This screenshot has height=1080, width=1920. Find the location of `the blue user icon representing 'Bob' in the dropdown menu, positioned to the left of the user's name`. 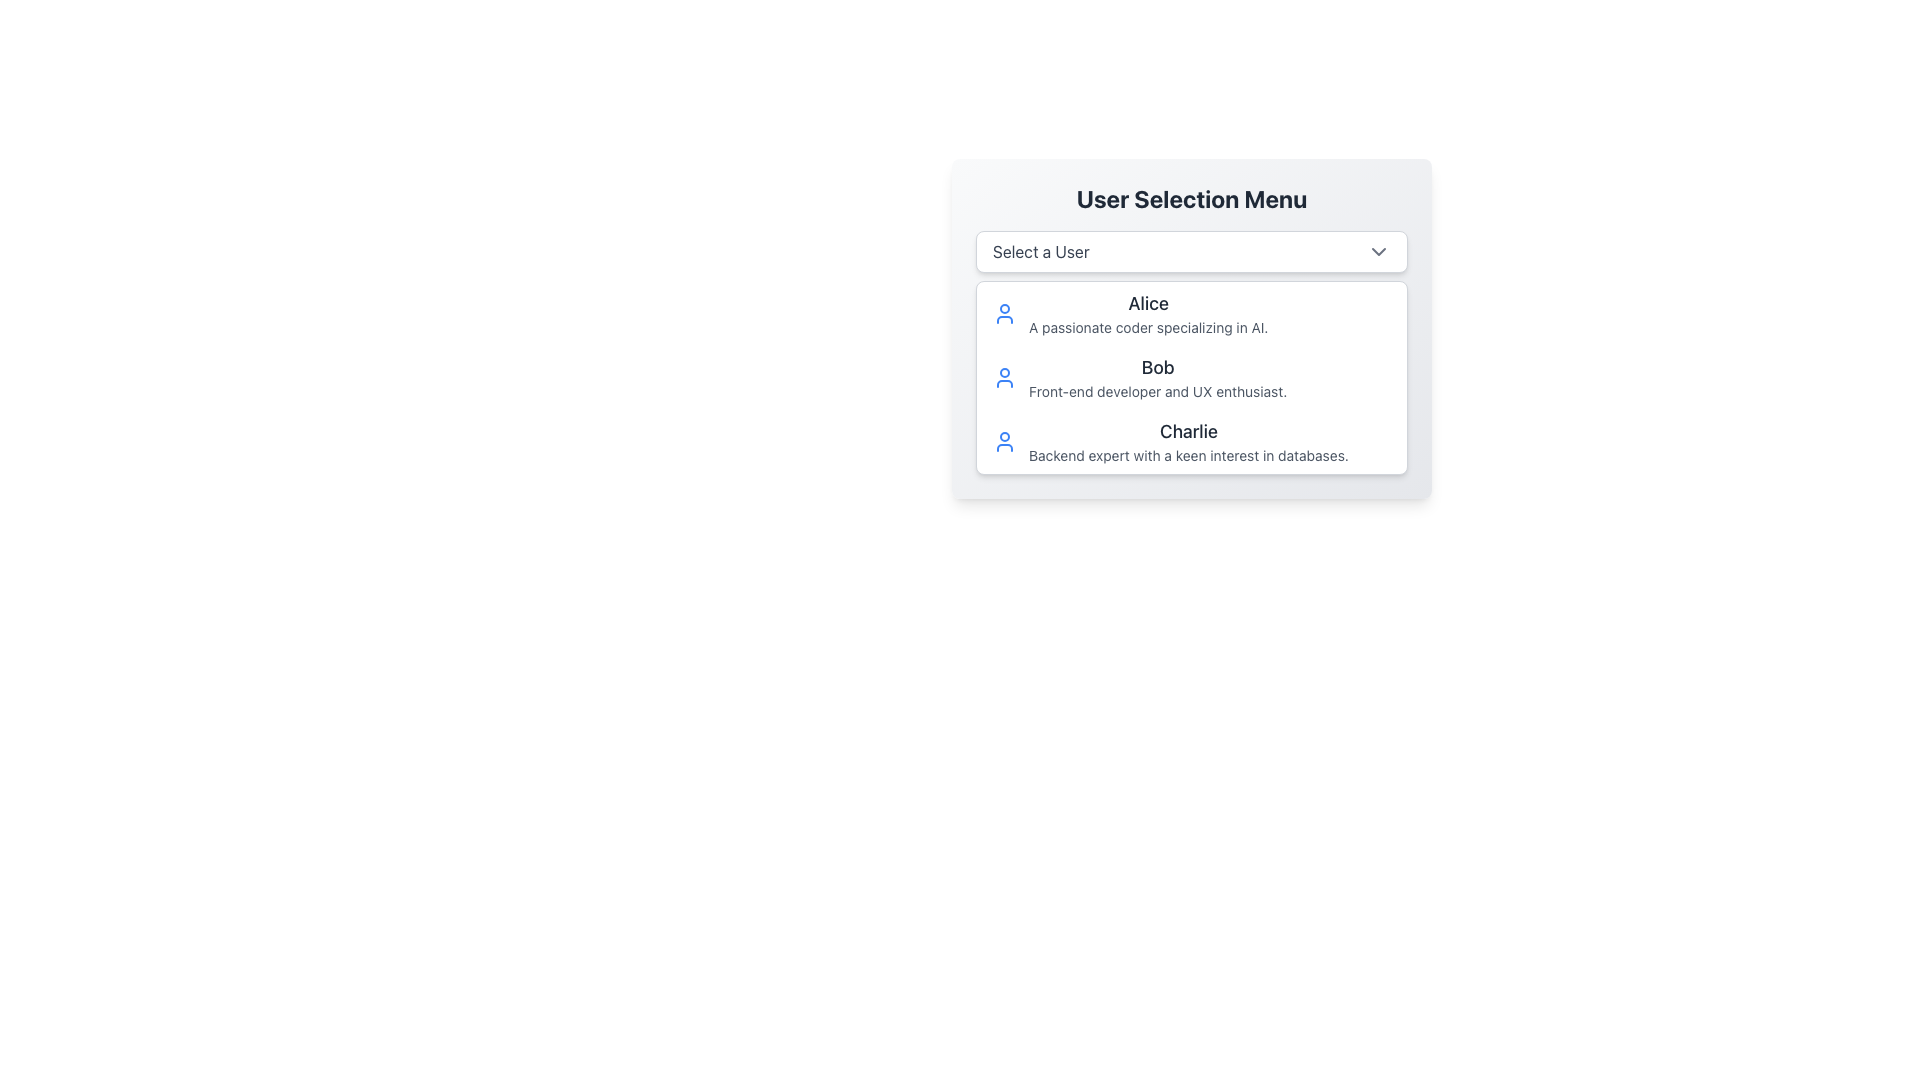

the blue user icon representing 'Bob' in the dropdown menu, positioned to the left of the user's name is located at coordinates (1004, 378).